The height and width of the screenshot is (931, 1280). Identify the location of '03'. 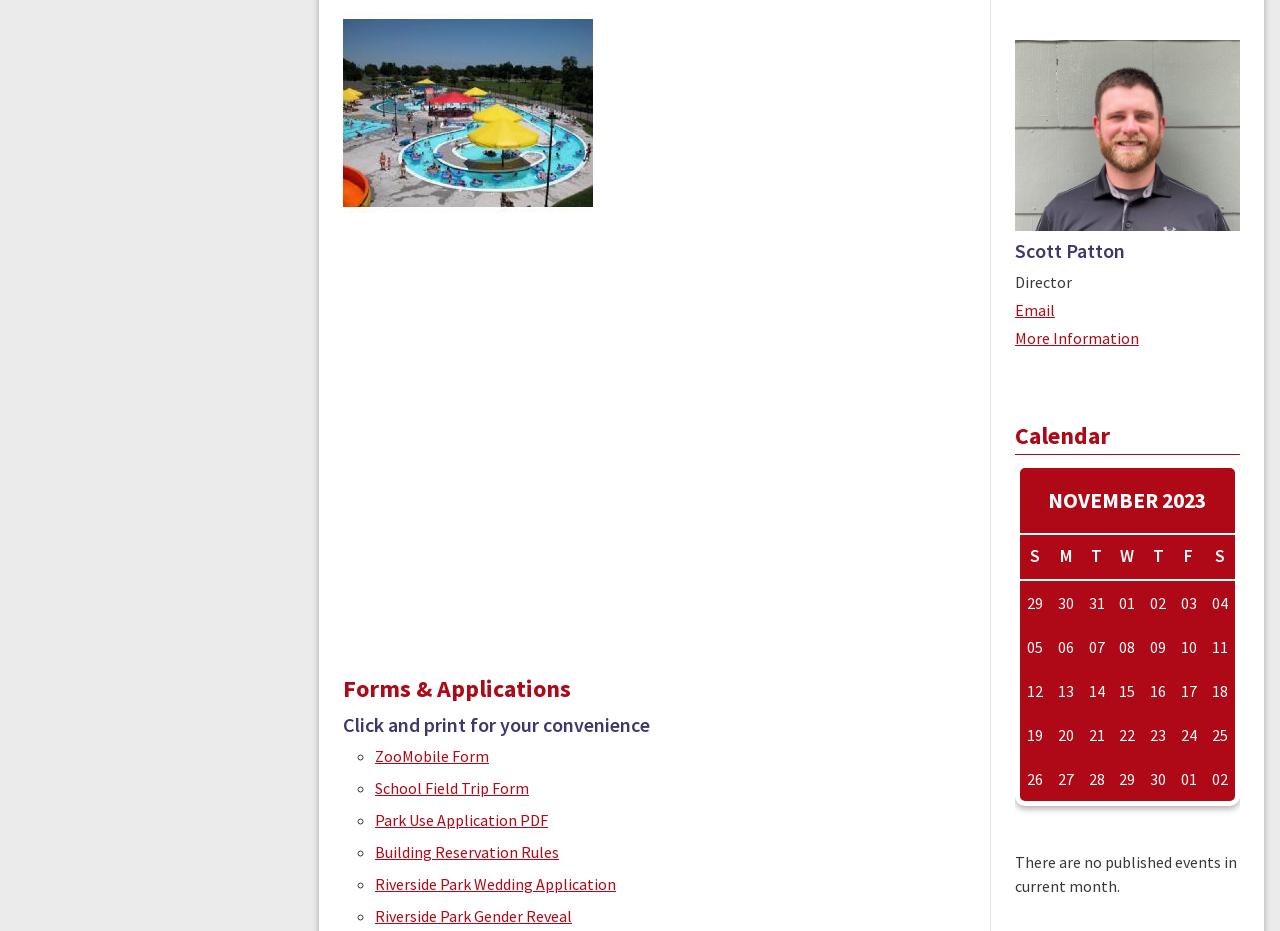
(1187, 603).